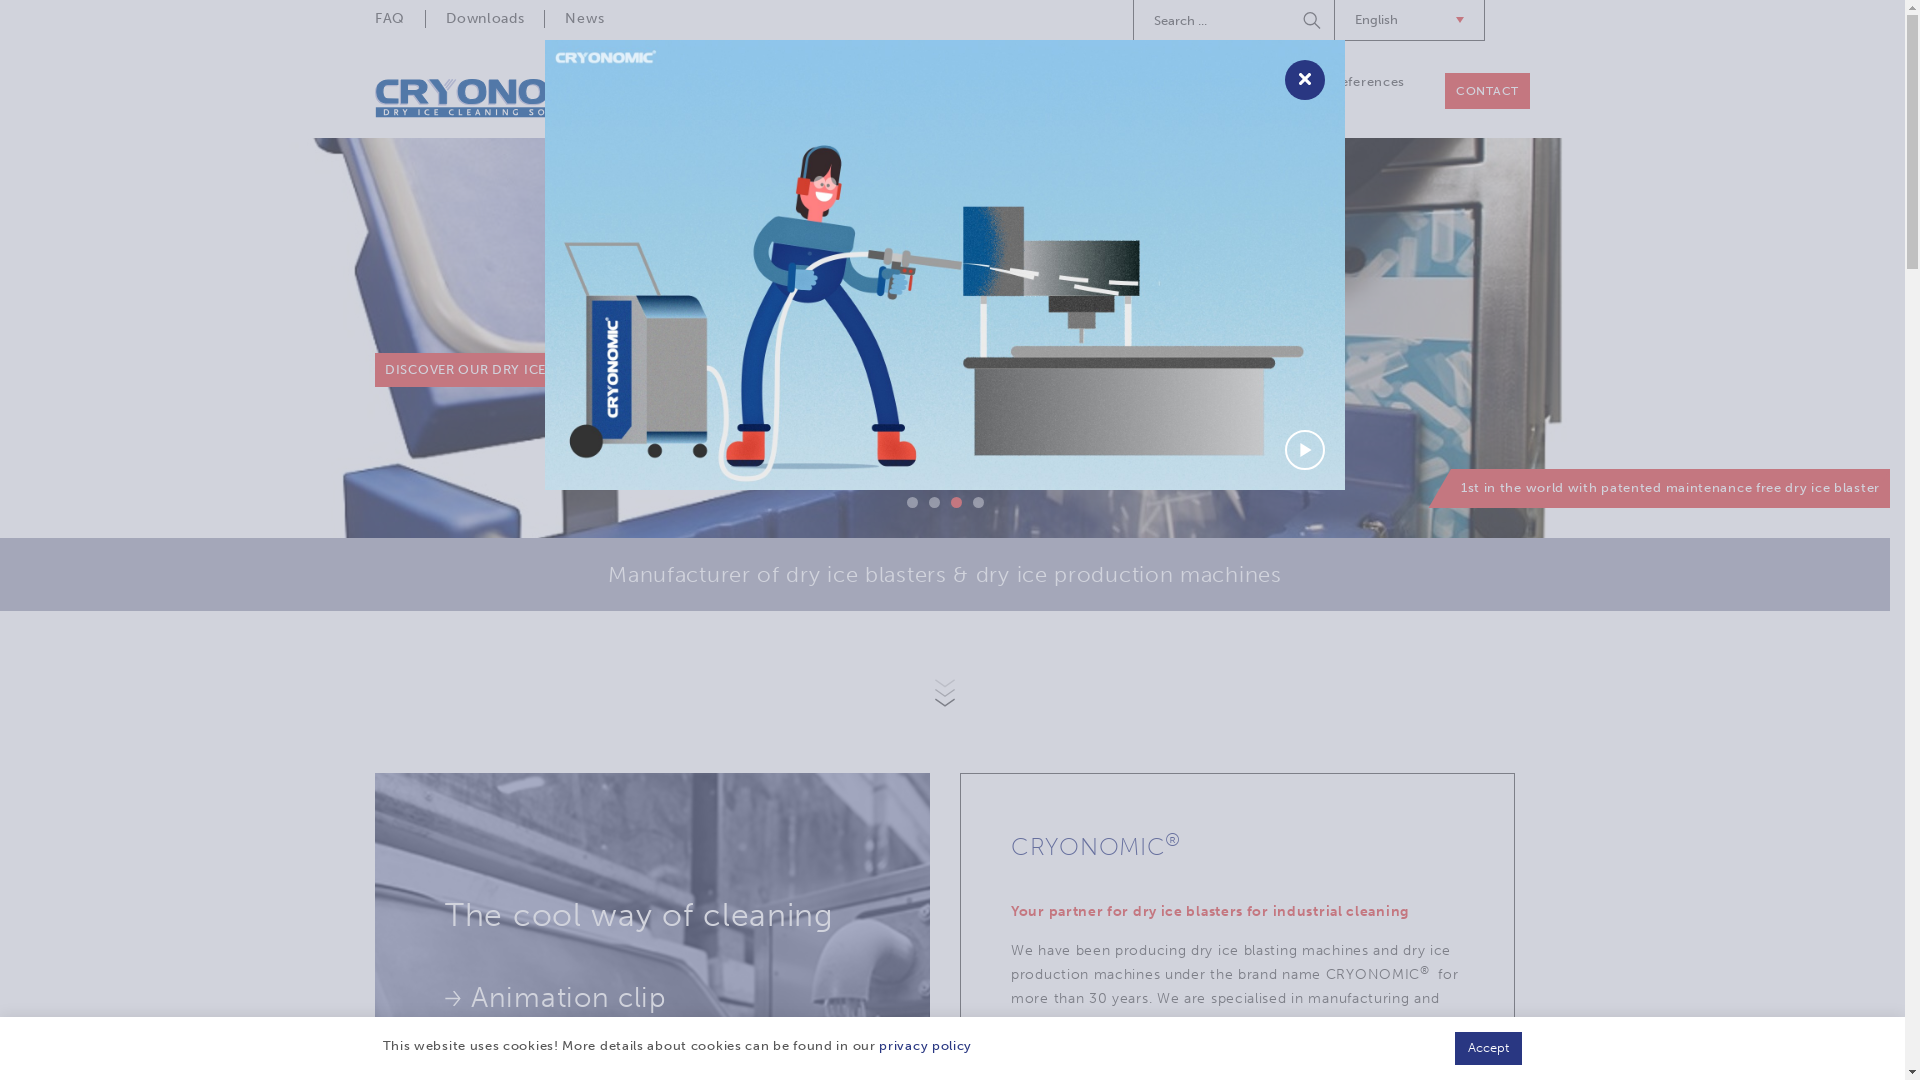 The width and height of the screenshot is (1920, 1080). What do you see at coordinates (969, 80) in the screenshot?
I see `'Dry ice process'` at bounding box center [969, 80].